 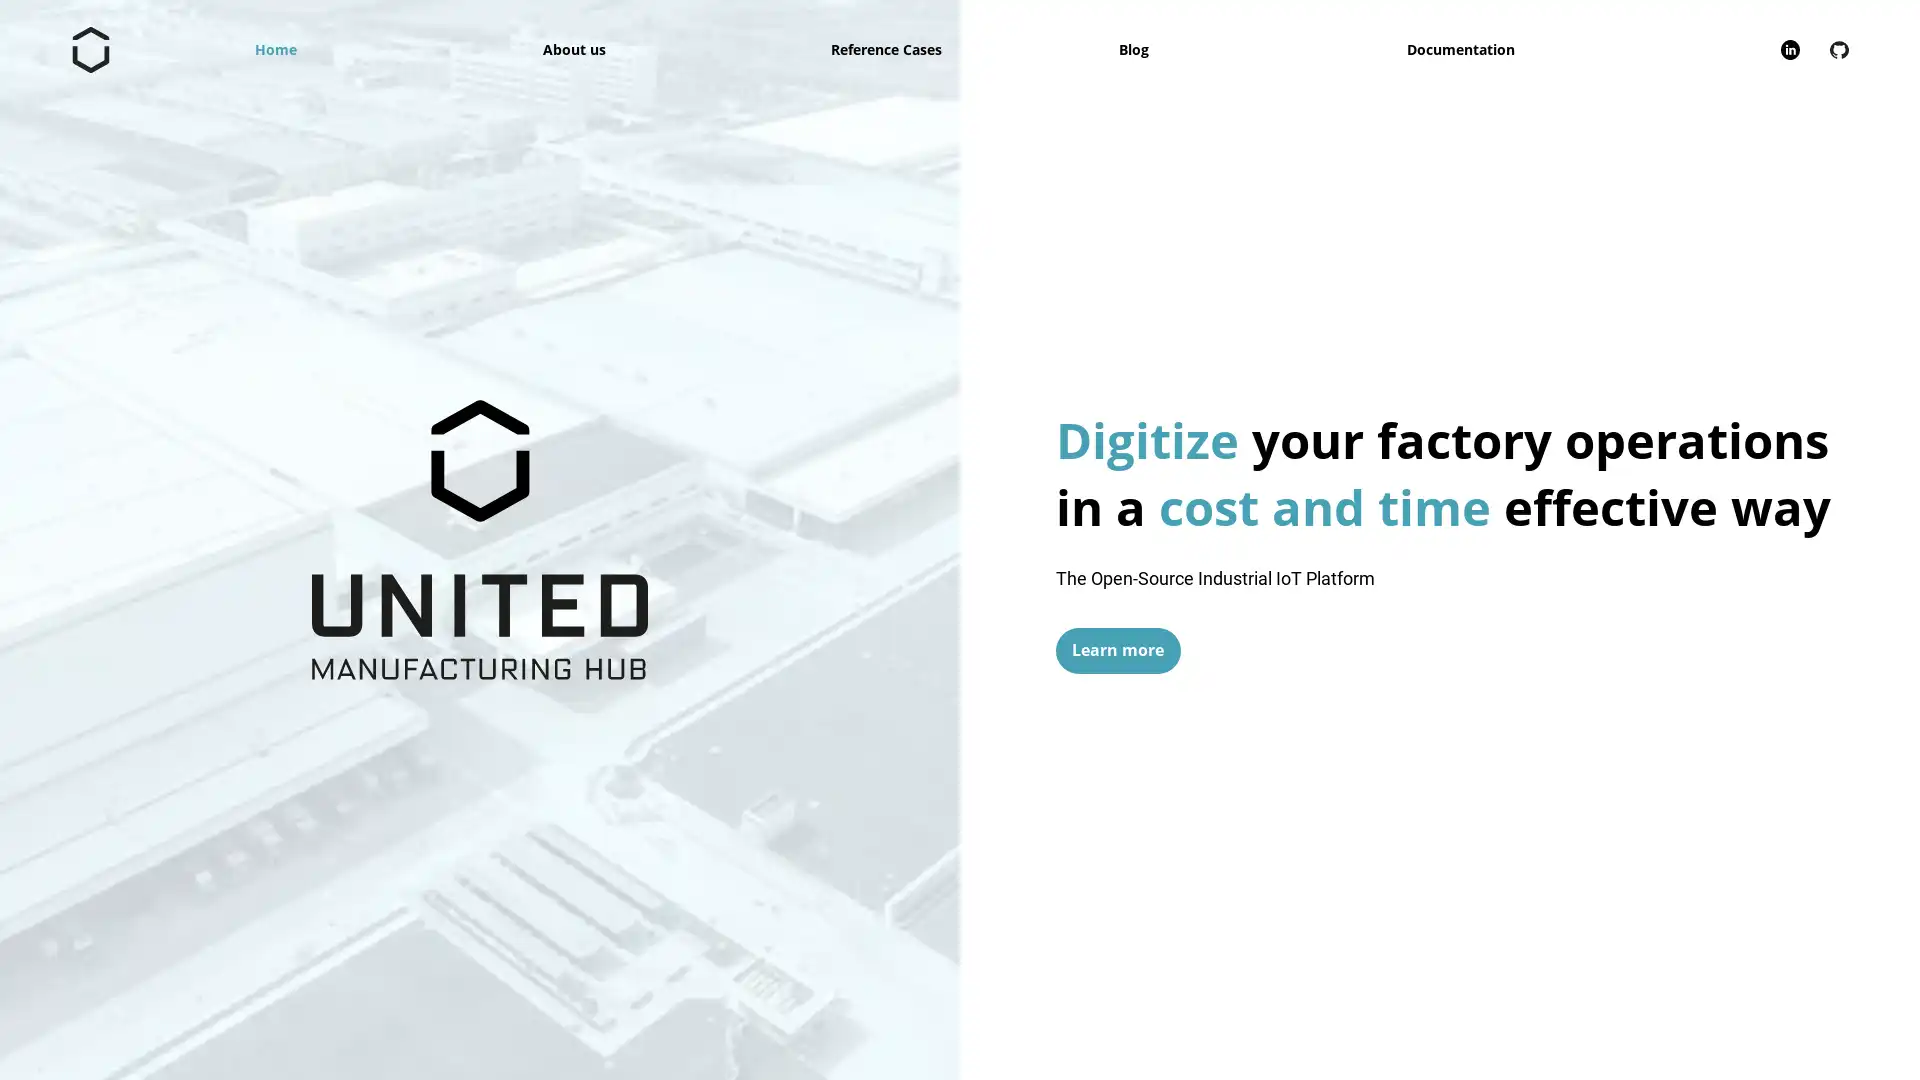 I want to click on Close, so click(x=1895, y=1047).